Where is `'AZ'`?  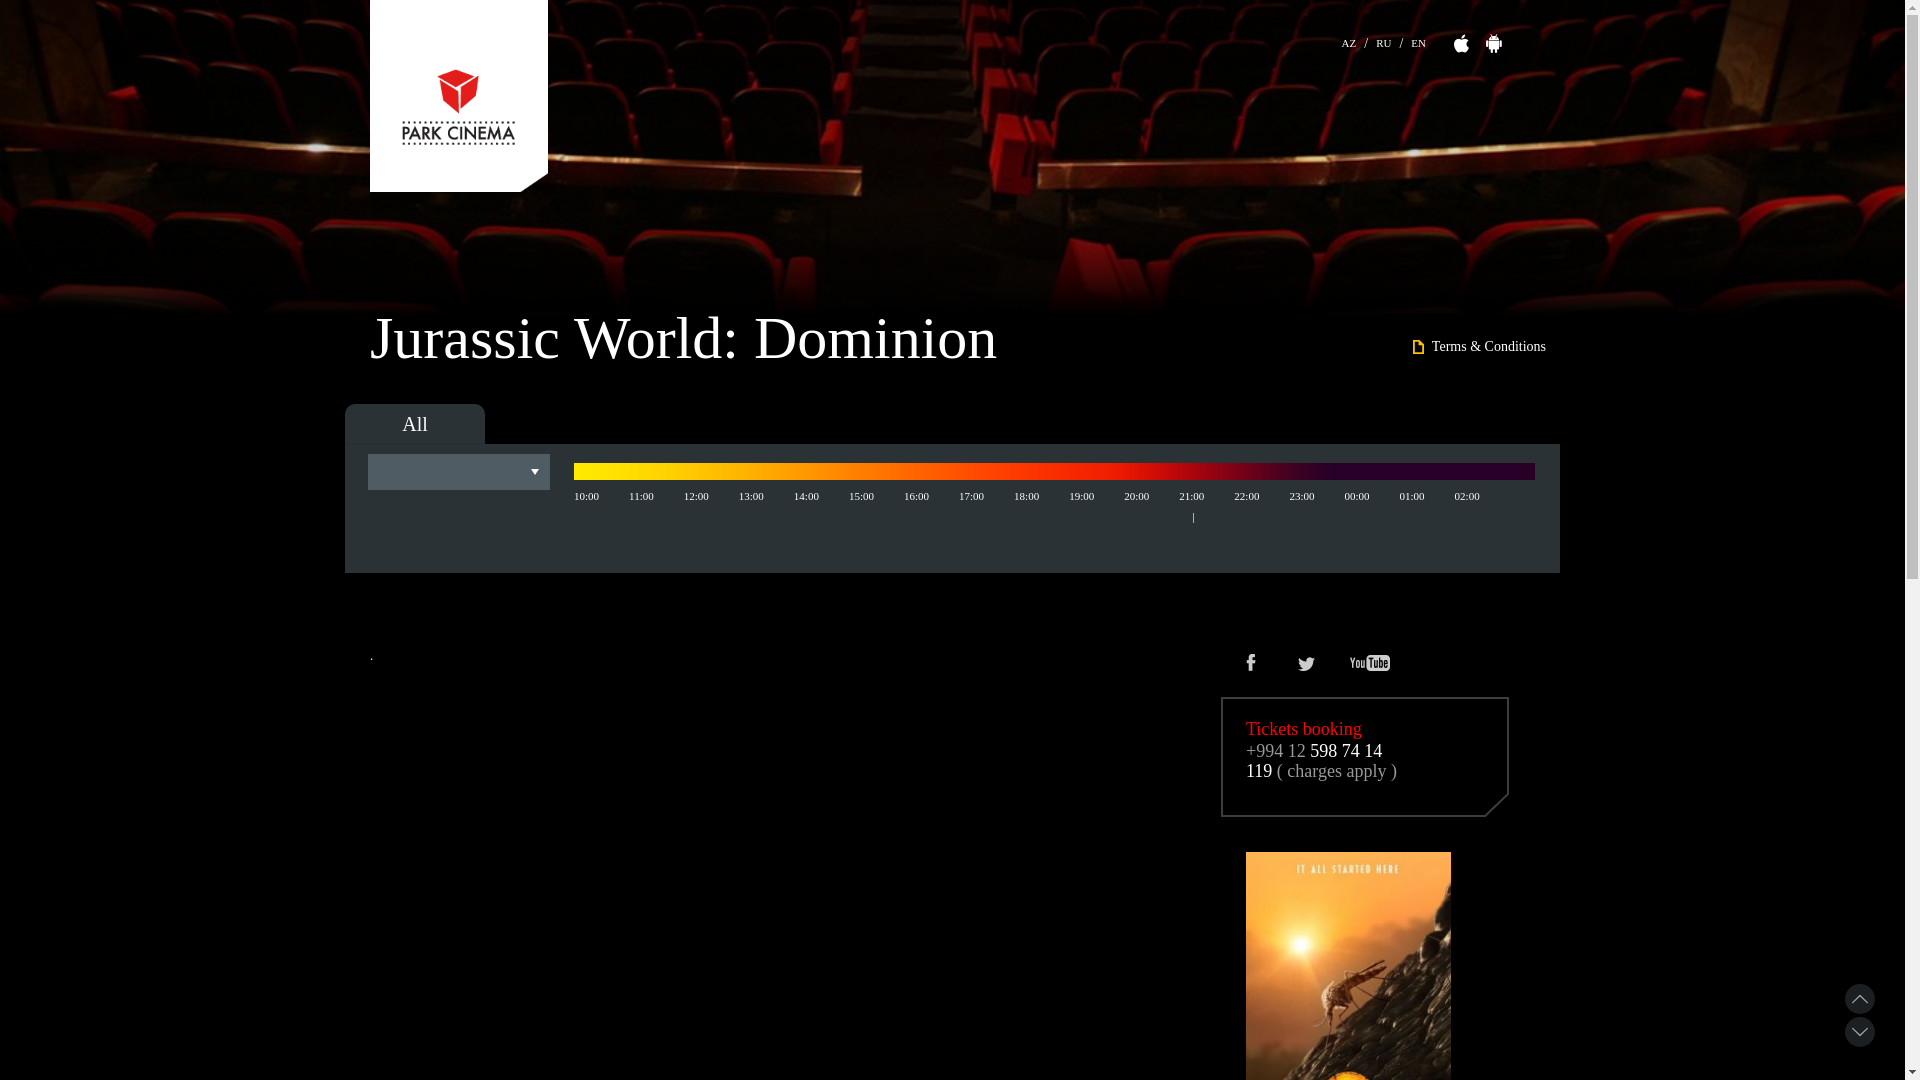
'AZ' is located at coordinates (1342, 40).